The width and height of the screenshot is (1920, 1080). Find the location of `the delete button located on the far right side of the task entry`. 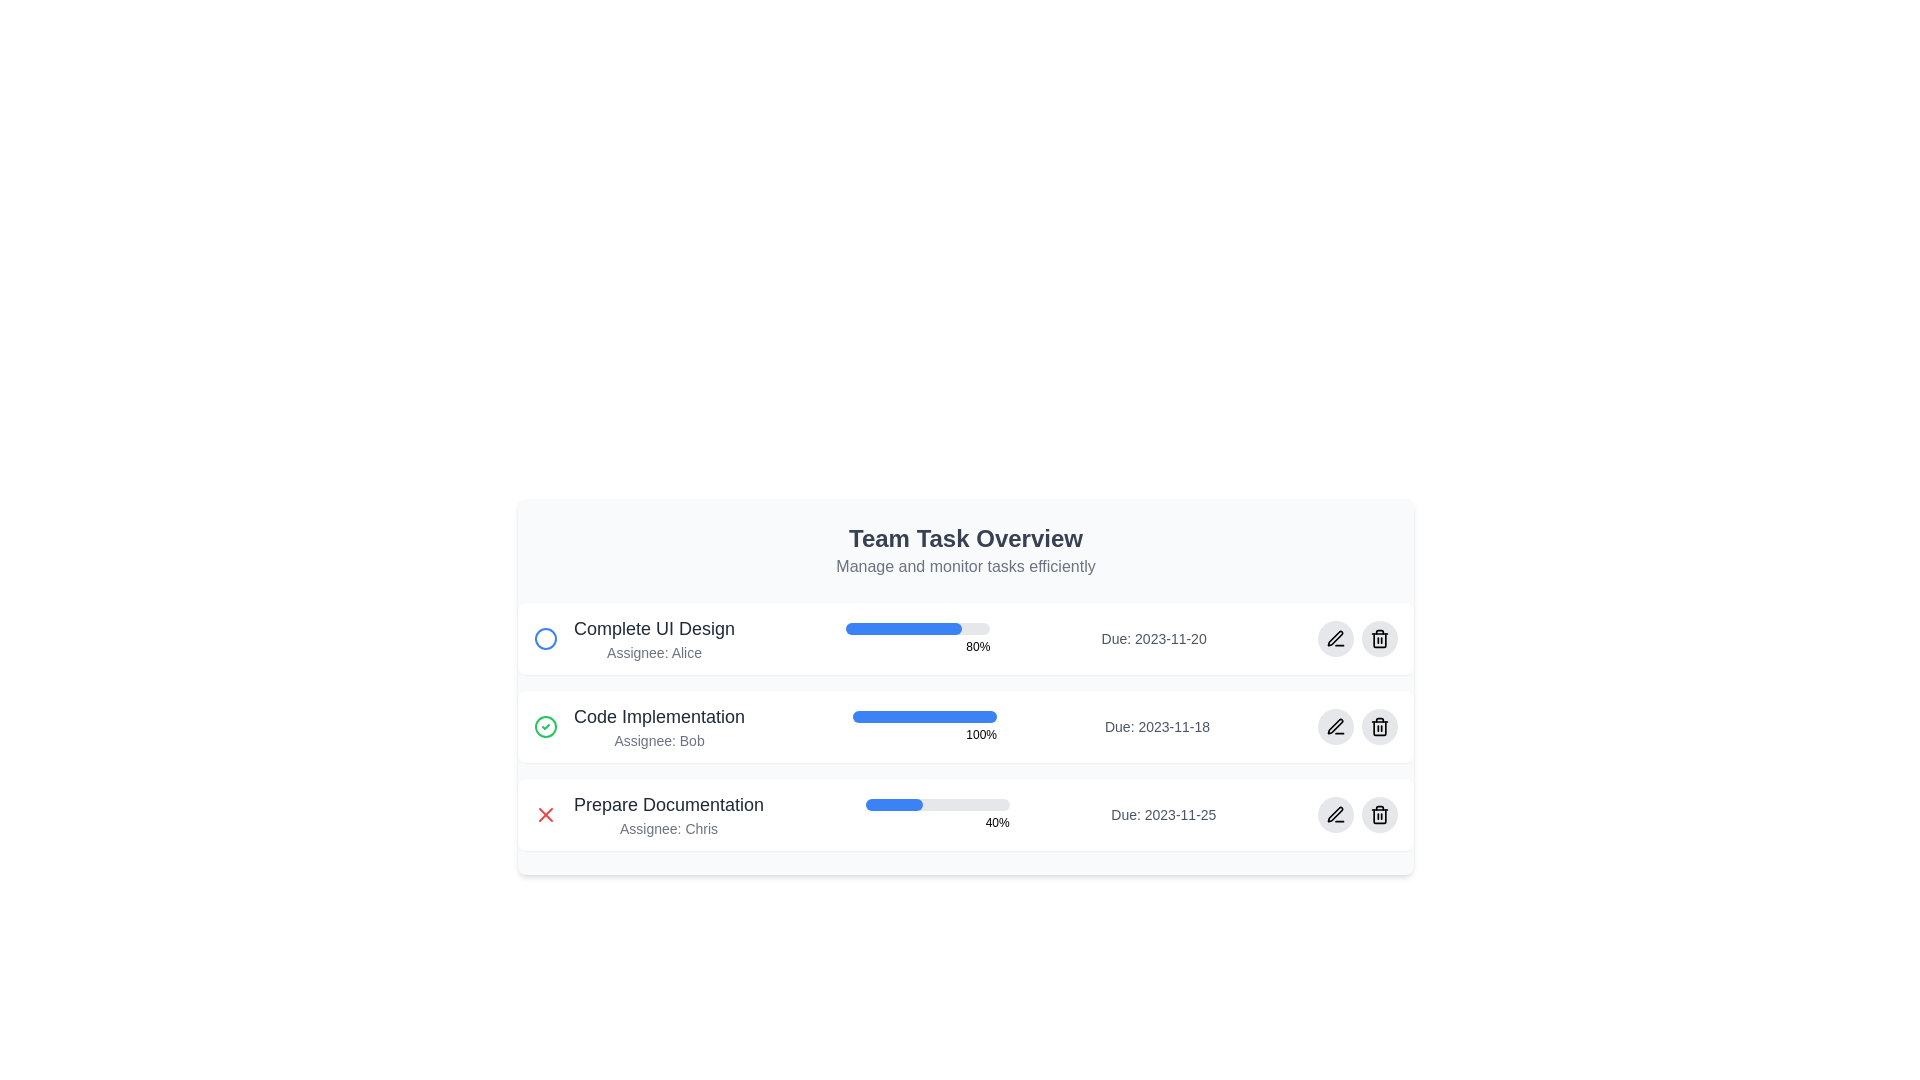

the delete button located on the far right side of the task entry is located at coordinates (1378, 814).